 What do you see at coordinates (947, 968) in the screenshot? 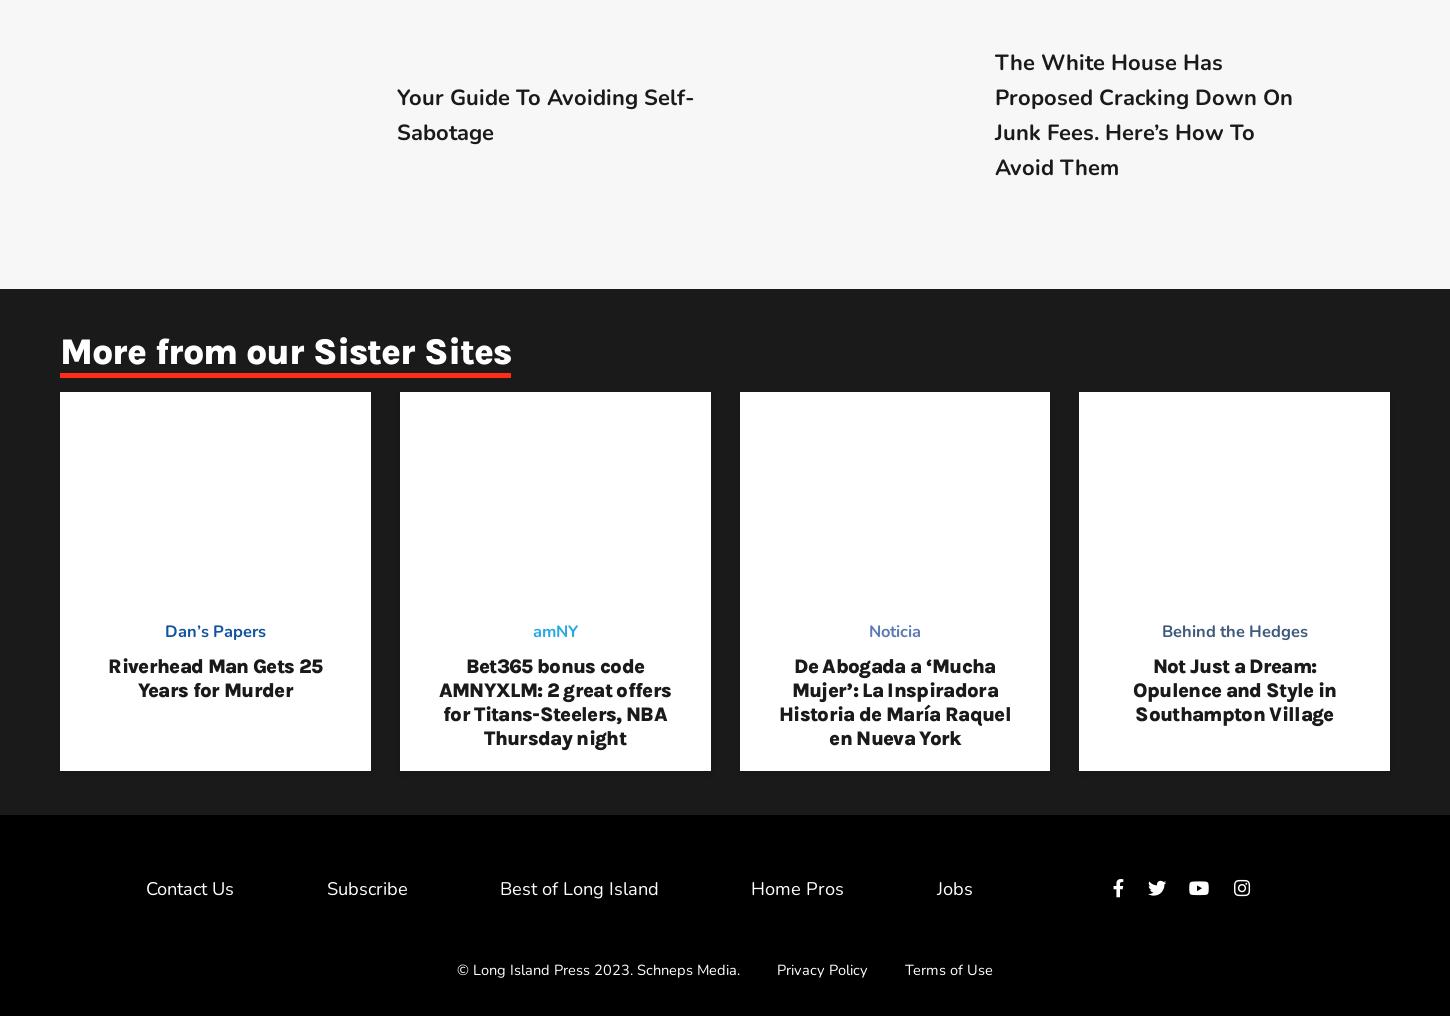
I see `'Terms of Use'` at bounding box center [947, 968].